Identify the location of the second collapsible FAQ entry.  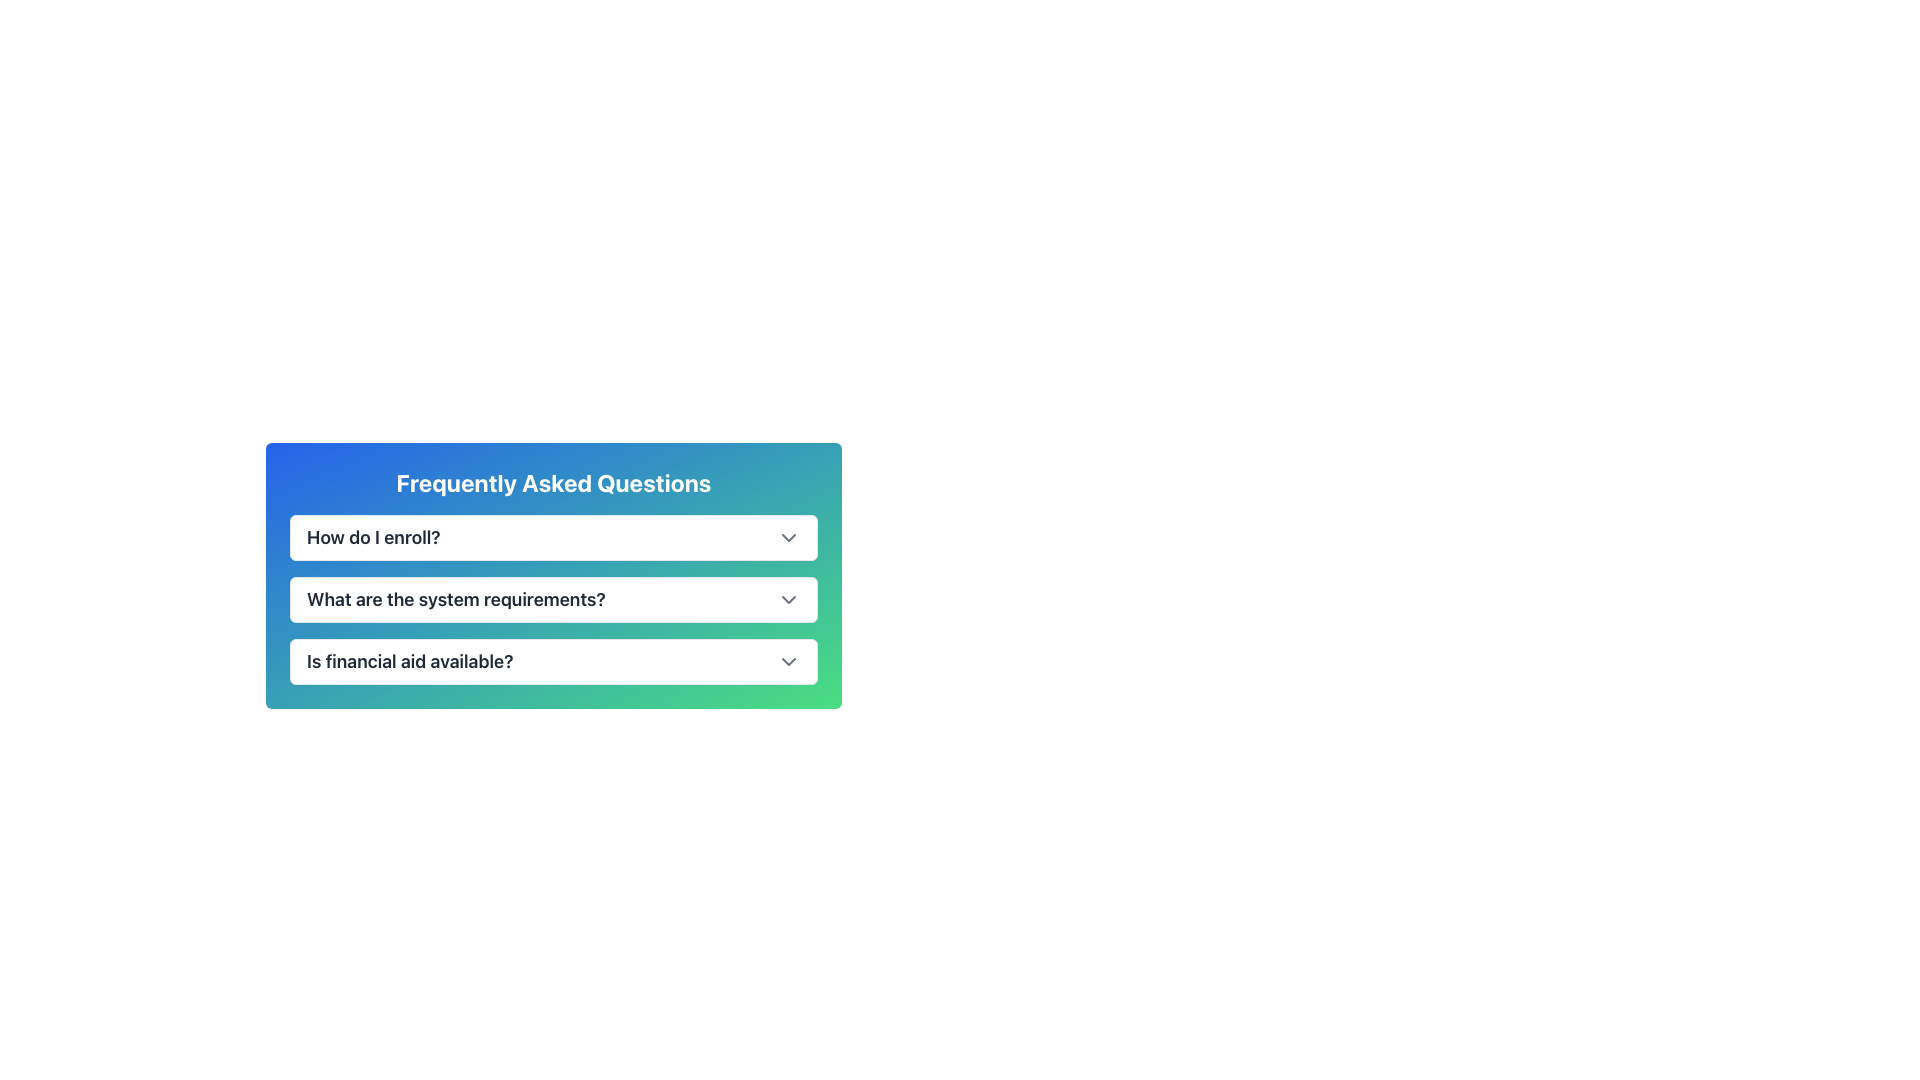
(553, 599).